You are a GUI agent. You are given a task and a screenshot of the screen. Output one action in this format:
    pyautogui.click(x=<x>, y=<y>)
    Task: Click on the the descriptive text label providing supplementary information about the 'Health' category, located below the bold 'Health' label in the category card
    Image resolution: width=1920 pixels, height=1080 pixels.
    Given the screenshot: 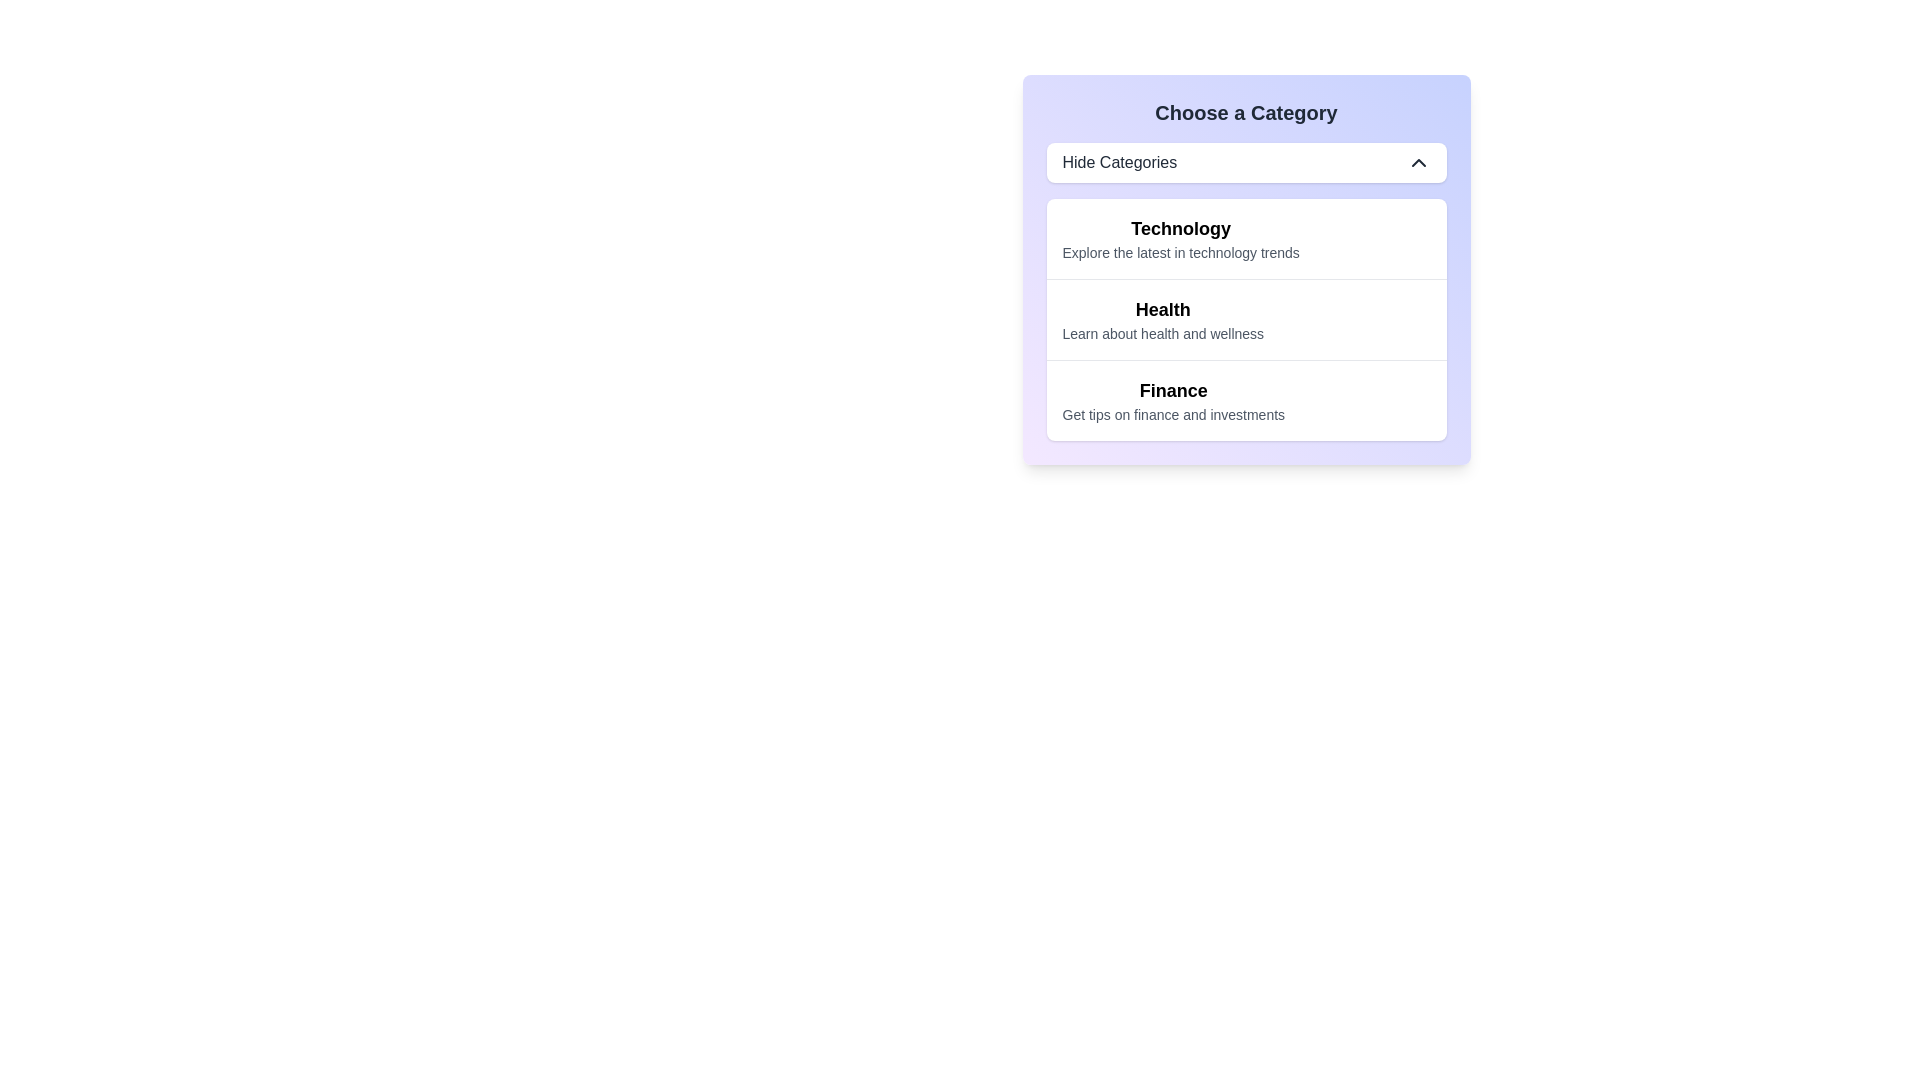 What is the action you would take?
    pyautogui.click(x=1163, y=333)
    